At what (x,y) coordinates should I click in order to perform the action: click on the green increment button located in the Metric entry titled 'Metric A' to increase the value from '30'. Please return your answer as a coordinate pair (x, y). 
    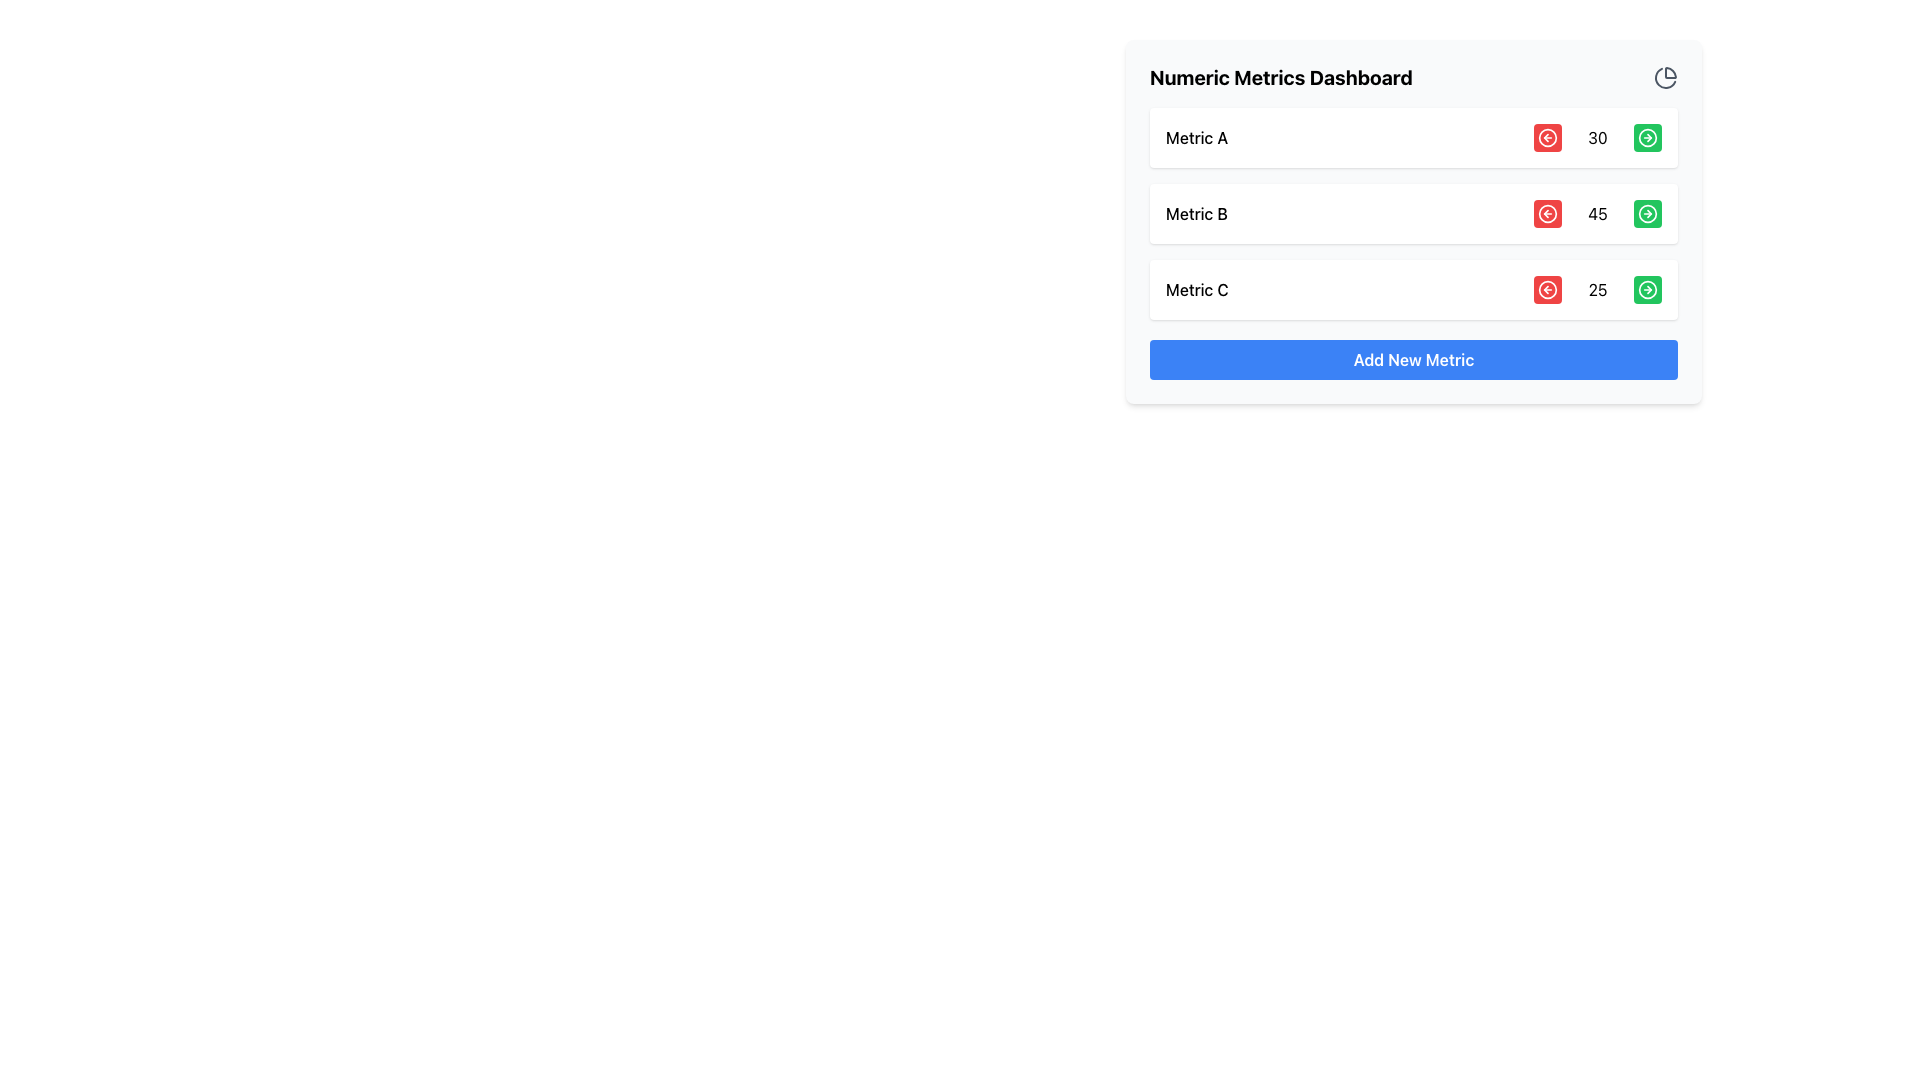
    Looking at the image, I should click on (1413, 137).